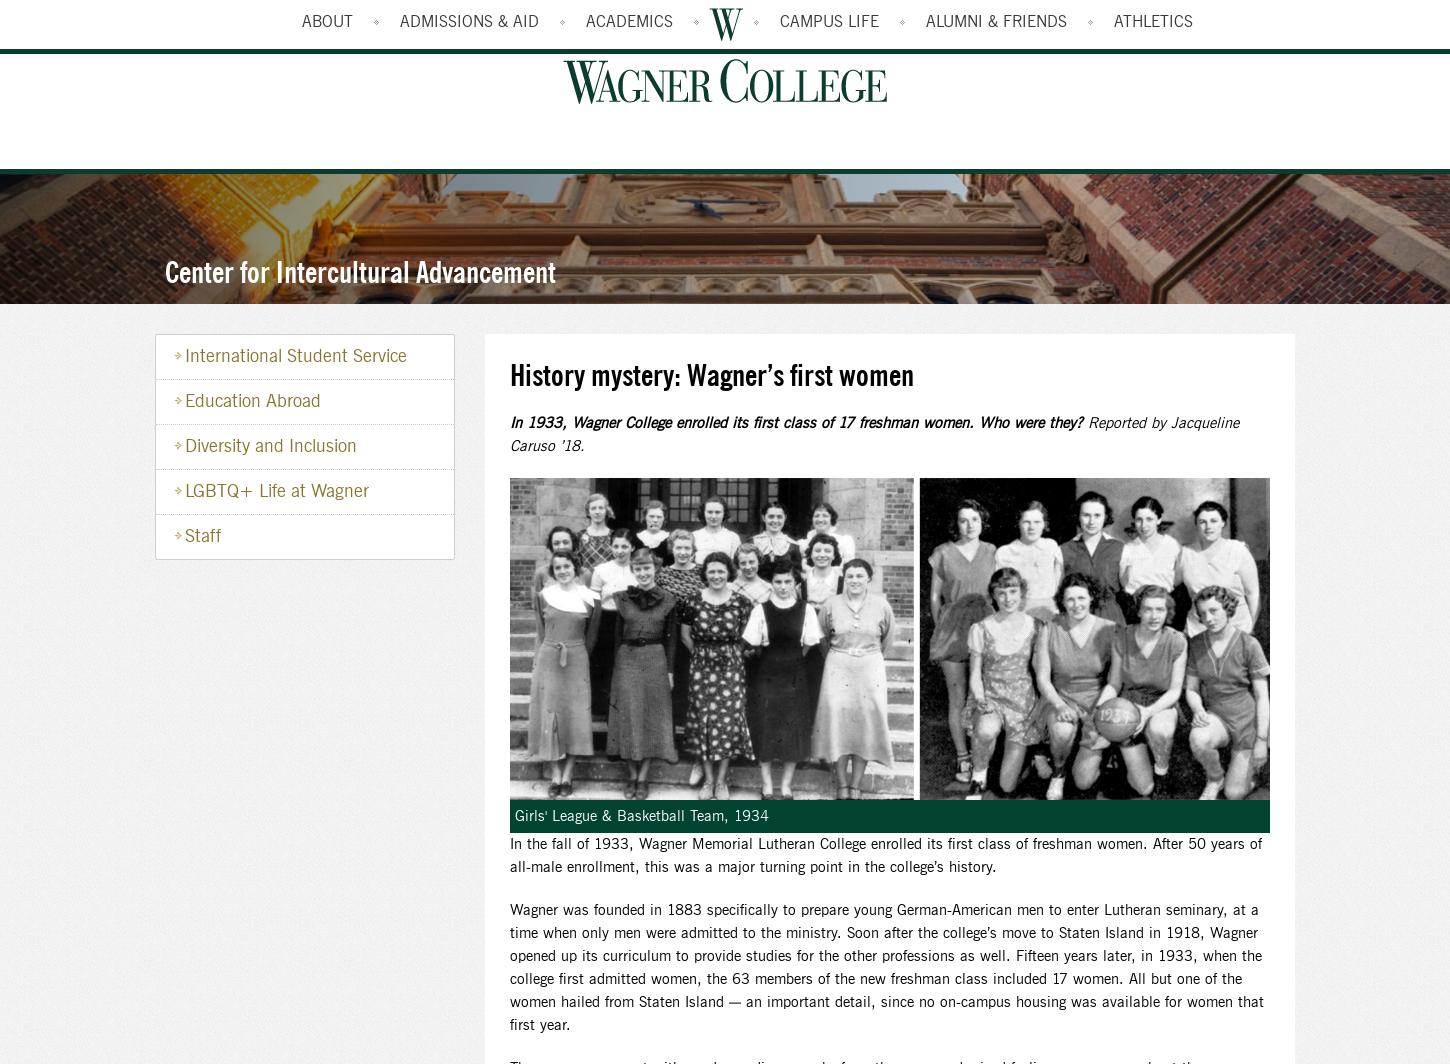  What do you see at coordinates (1133, 17) in the screenshot?
I see `'QuickLinks'` at bounding box center [1133, 17].